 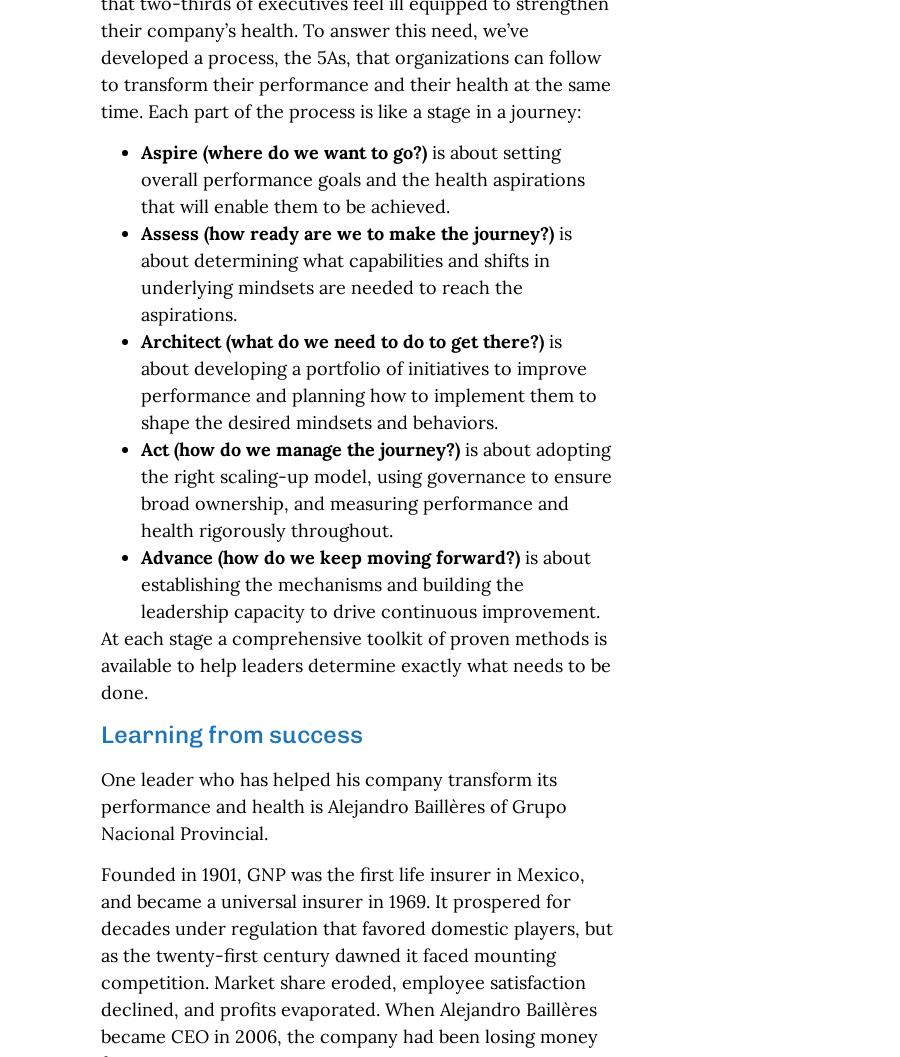 I want to click on 'is about adopting the right scaling-up model, using governance to ensure broad ownership, and measuring performance and health rigorously throughout.', so click(x=375, y=490).